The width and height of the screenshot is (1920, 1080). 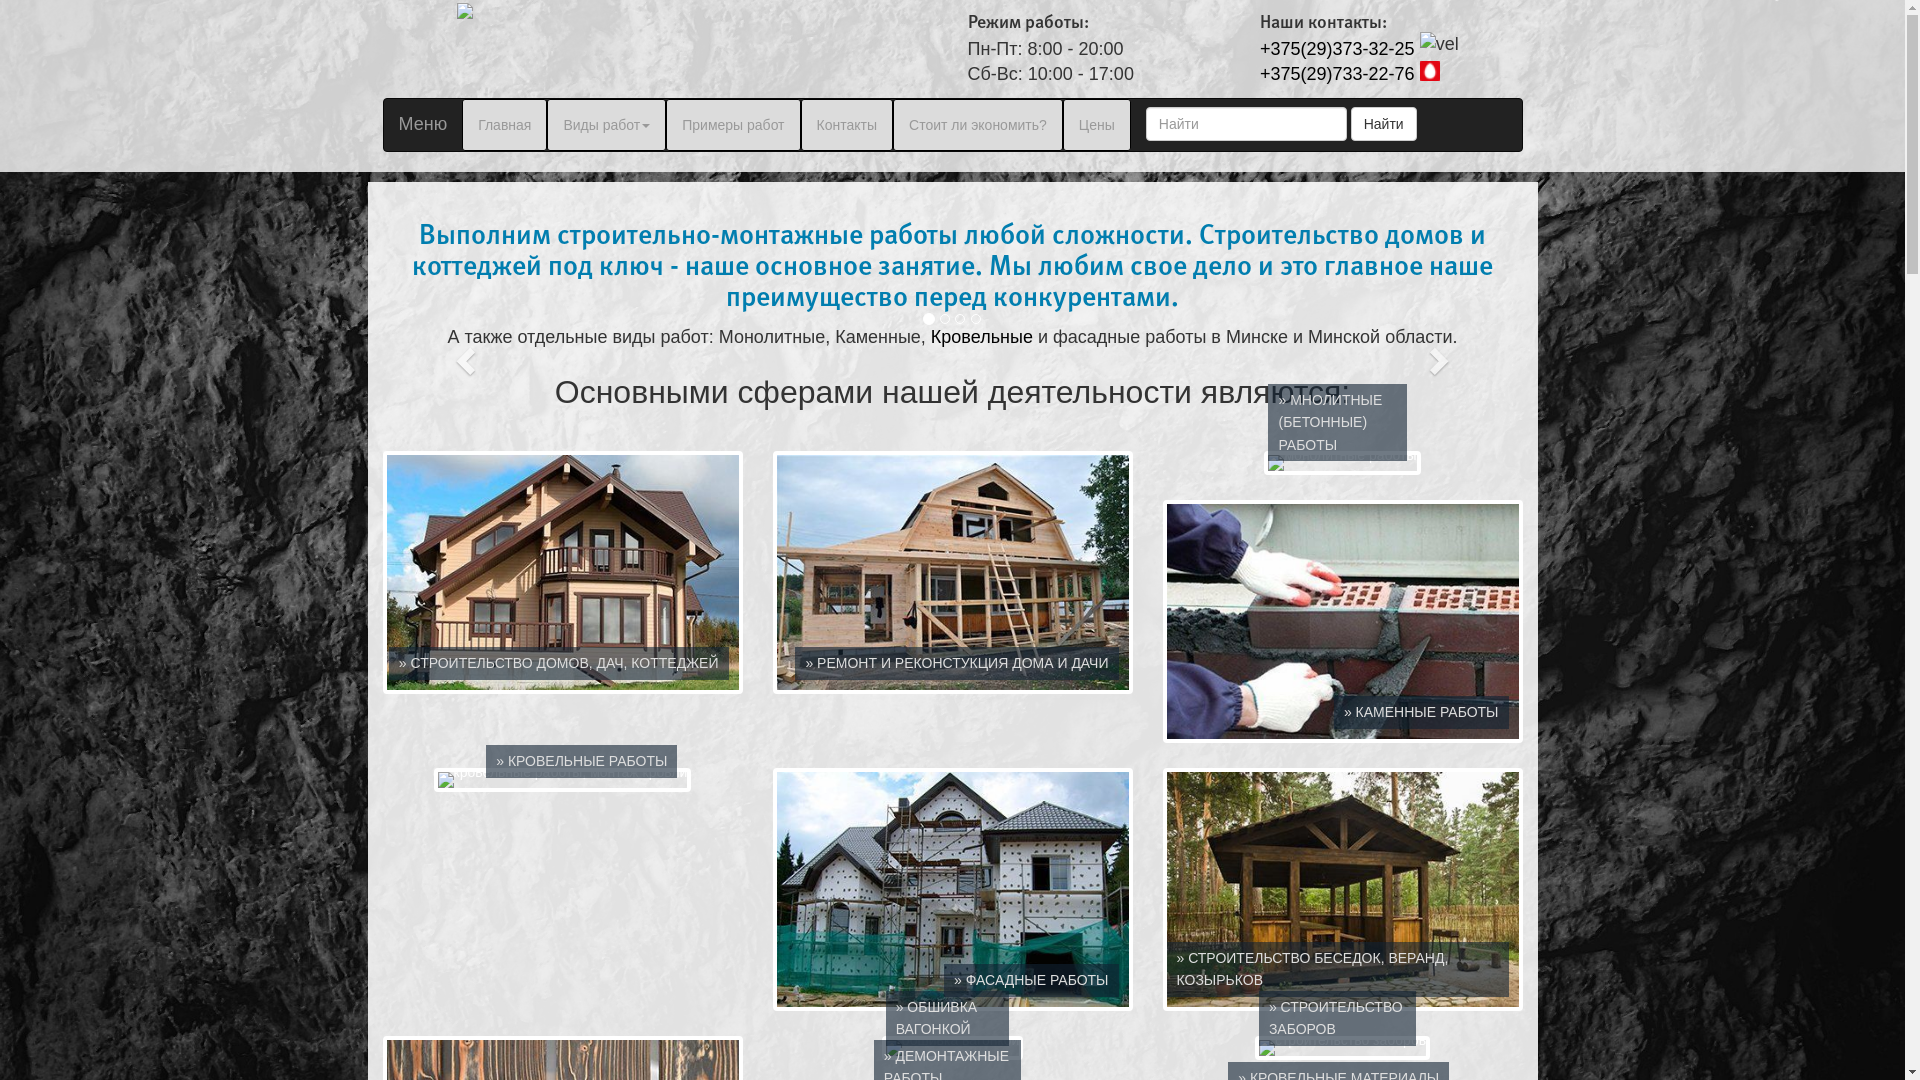 What do you see at coordinates (1337, 72) in the screenshot?
I see `'+375(29)733-22-76'` at bounding box center [1337, 72].